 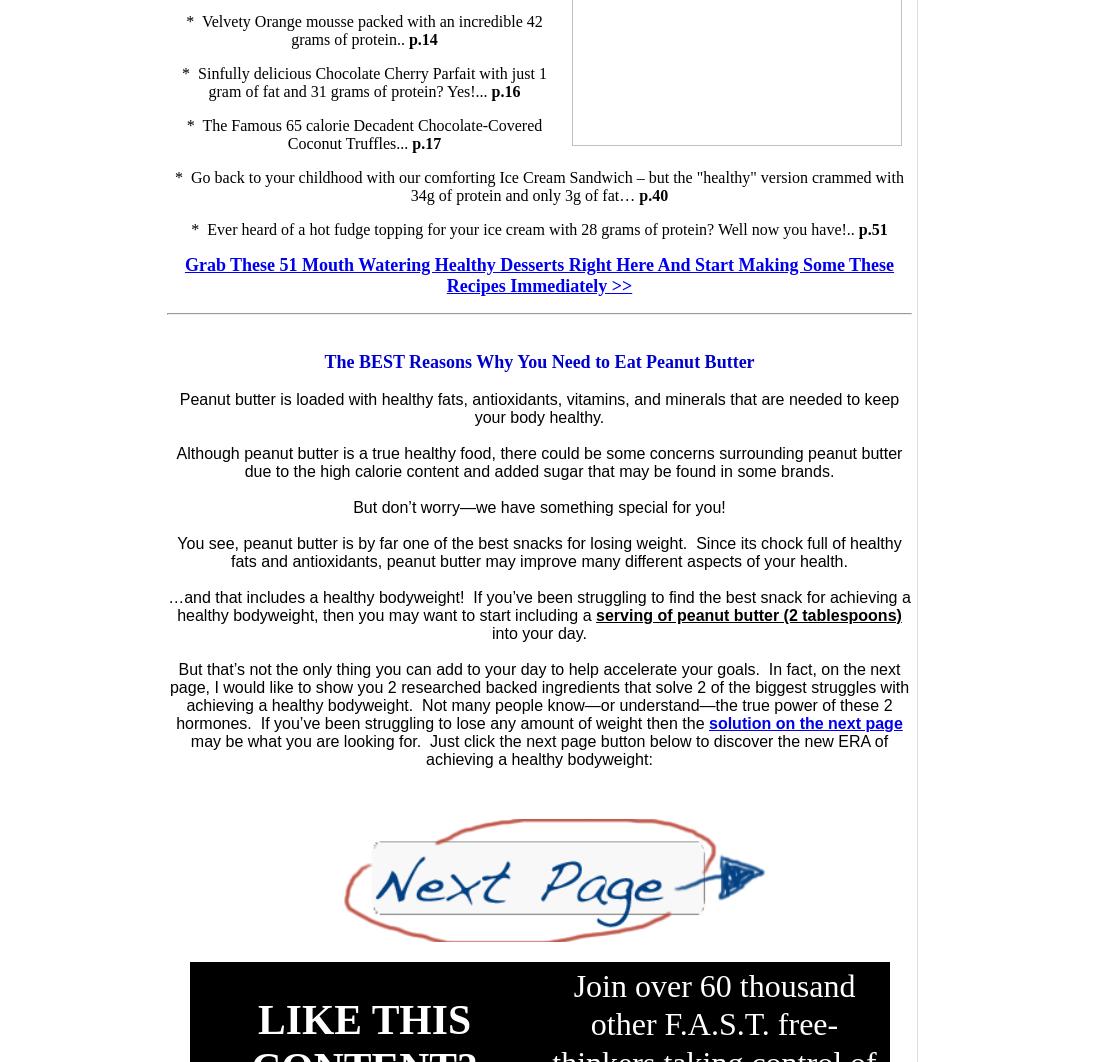 What do you see at coordinates (539, 633) in the screenshot?
I see `'into your day.'` at bounding box center [539, 633].